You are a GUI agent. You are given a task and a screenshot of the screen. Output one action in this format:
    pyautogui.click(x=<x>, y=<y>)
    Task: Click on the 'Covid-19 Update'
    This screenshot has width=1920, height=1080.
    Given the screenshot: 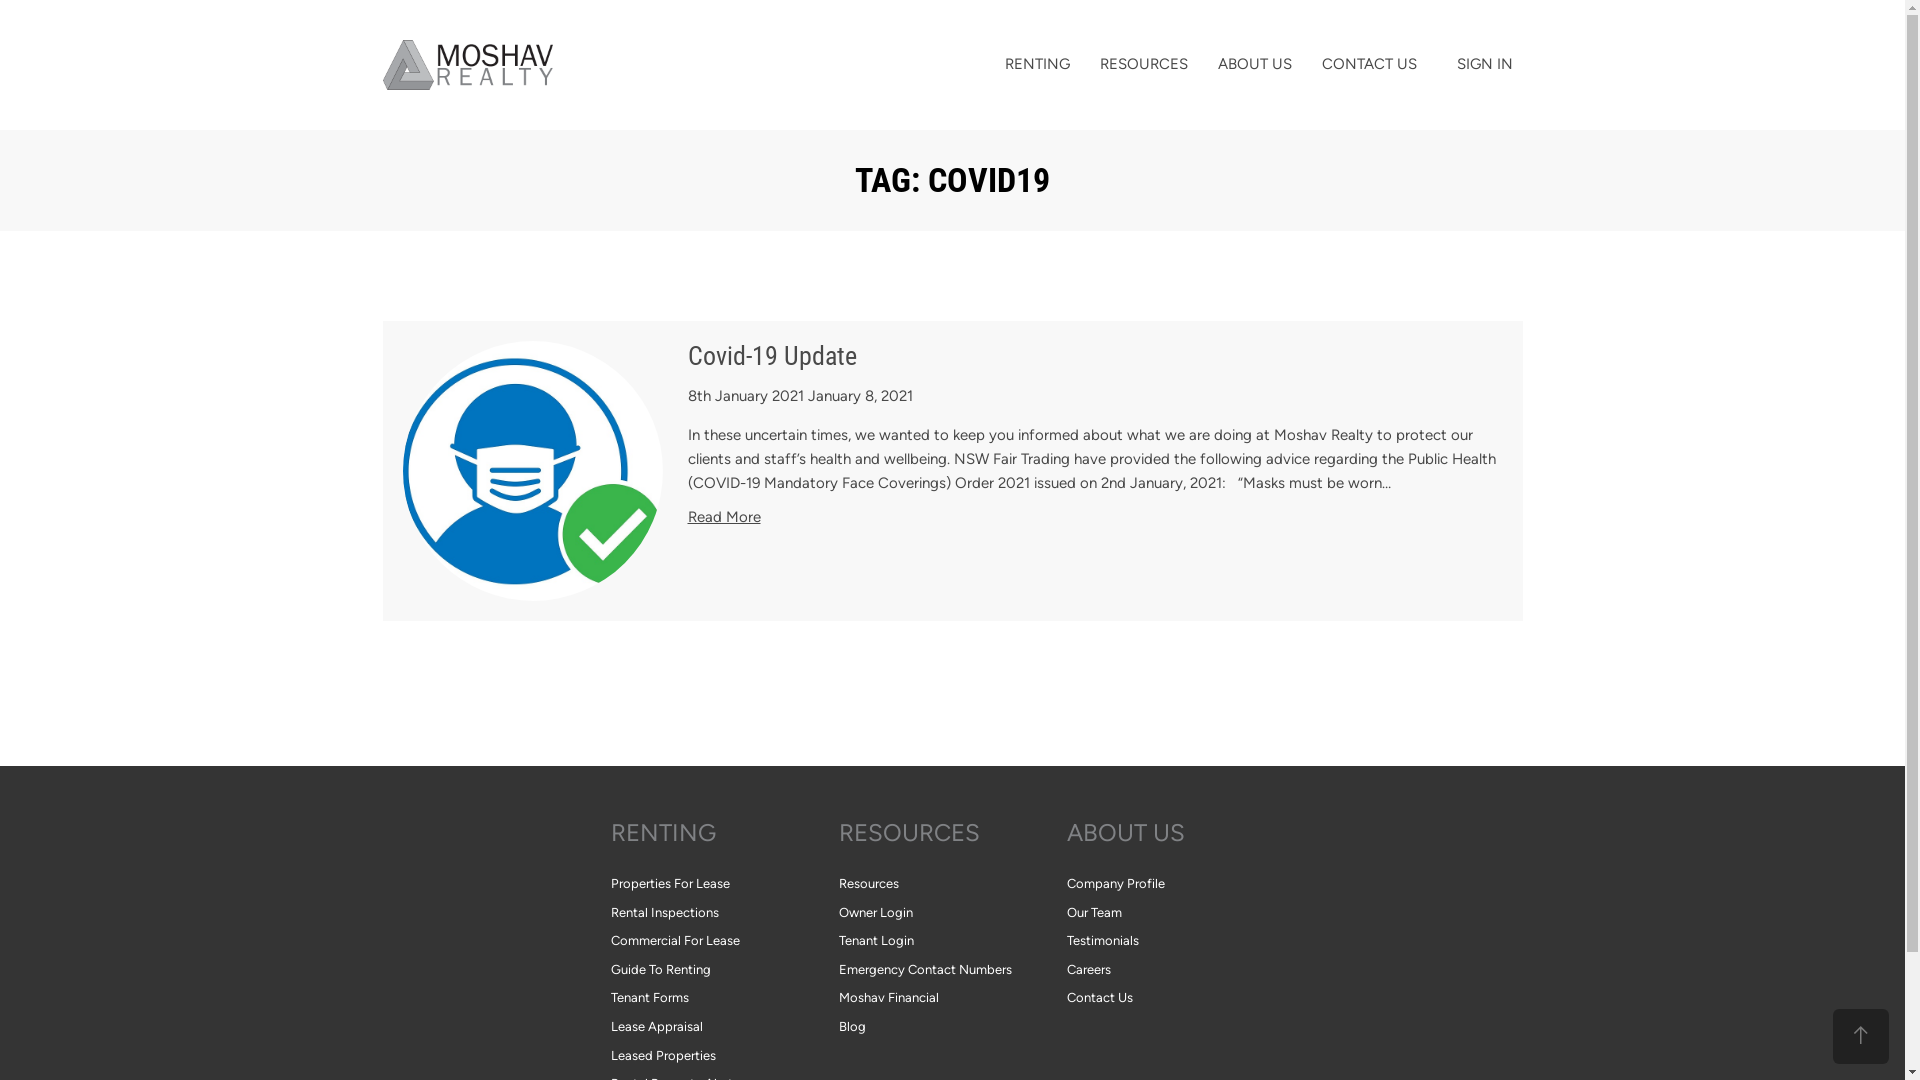 What is the action you would take?
    pyautogui.click(x=771, y=354)
    